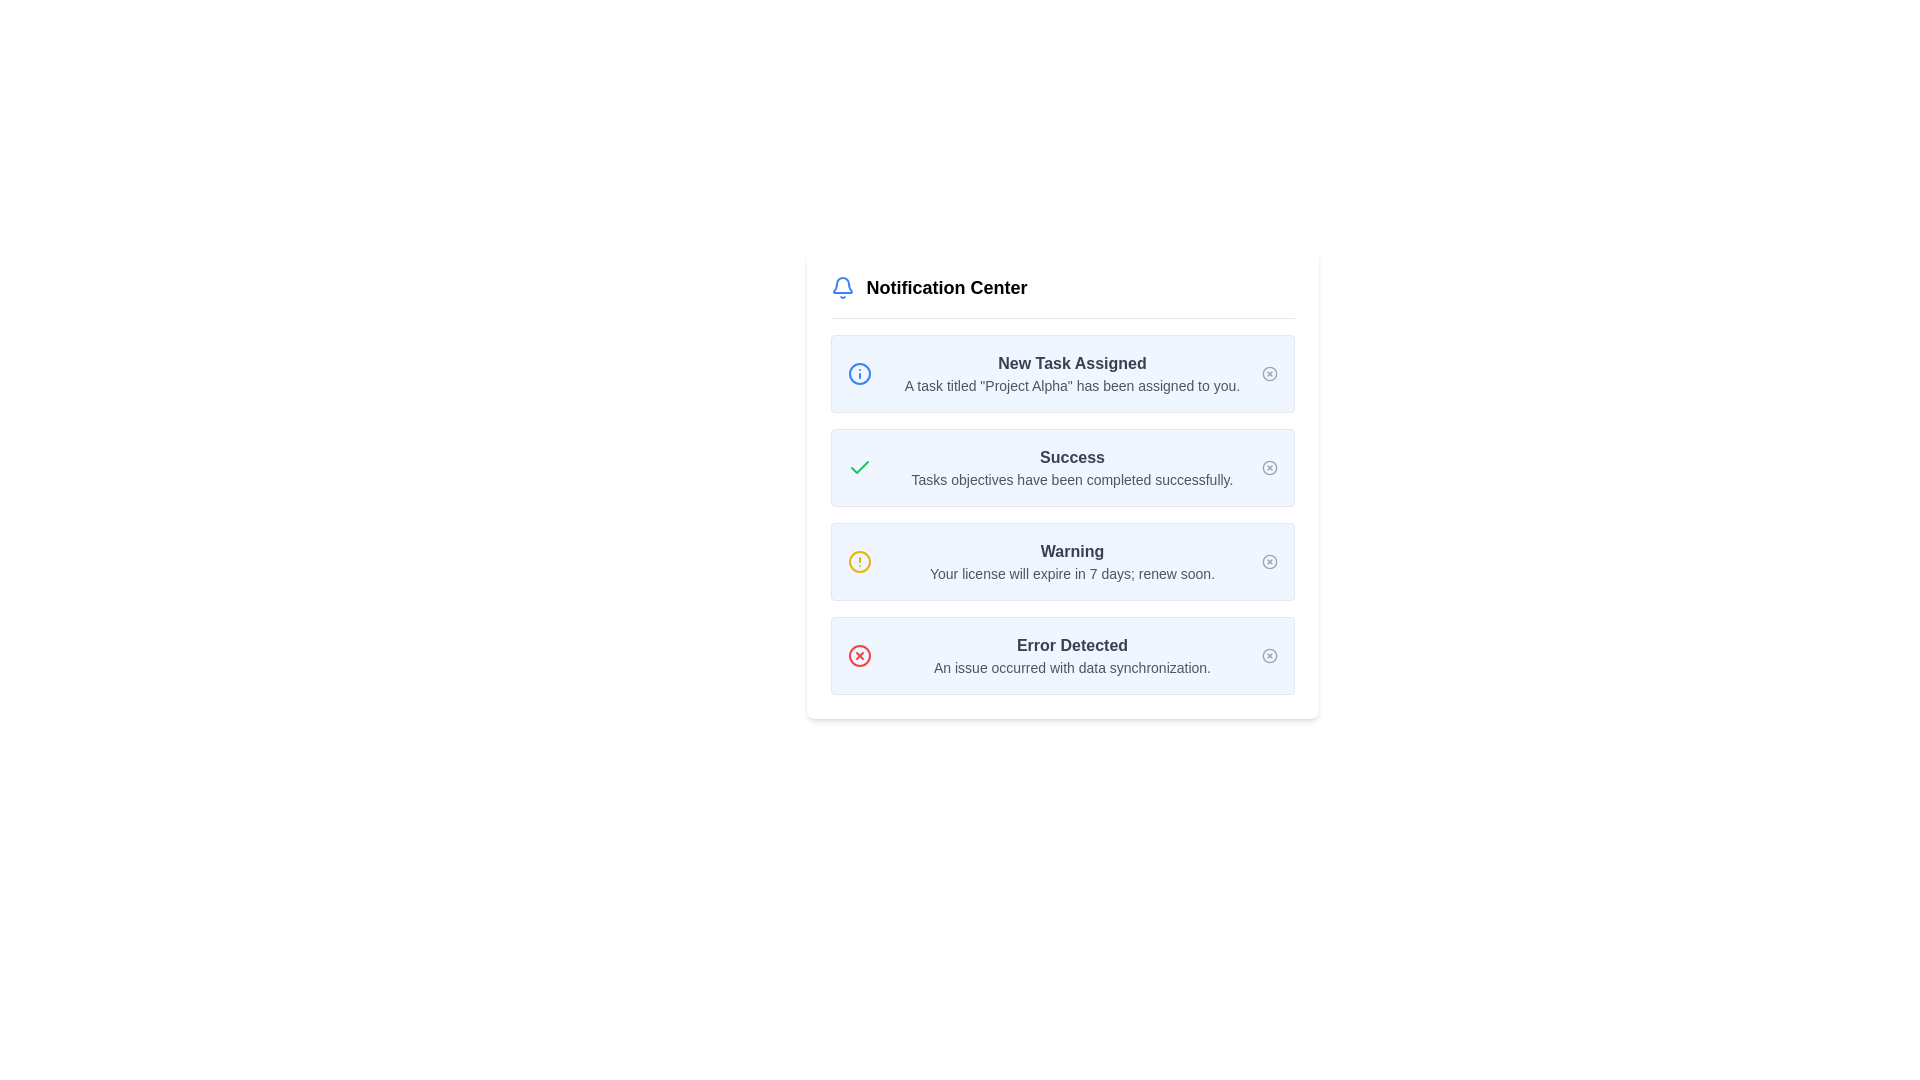 This screenshot has width=1920, height=1080. What do you see at coordinates (1071, 467) in the screenshot?
I see `notification message text block located centrally in the notification panel, which is the second item in the stacked list of notifications, adjacent to a green checkmark icon on the left and a dismiss button on the right` at bounding box center [1071, 467].